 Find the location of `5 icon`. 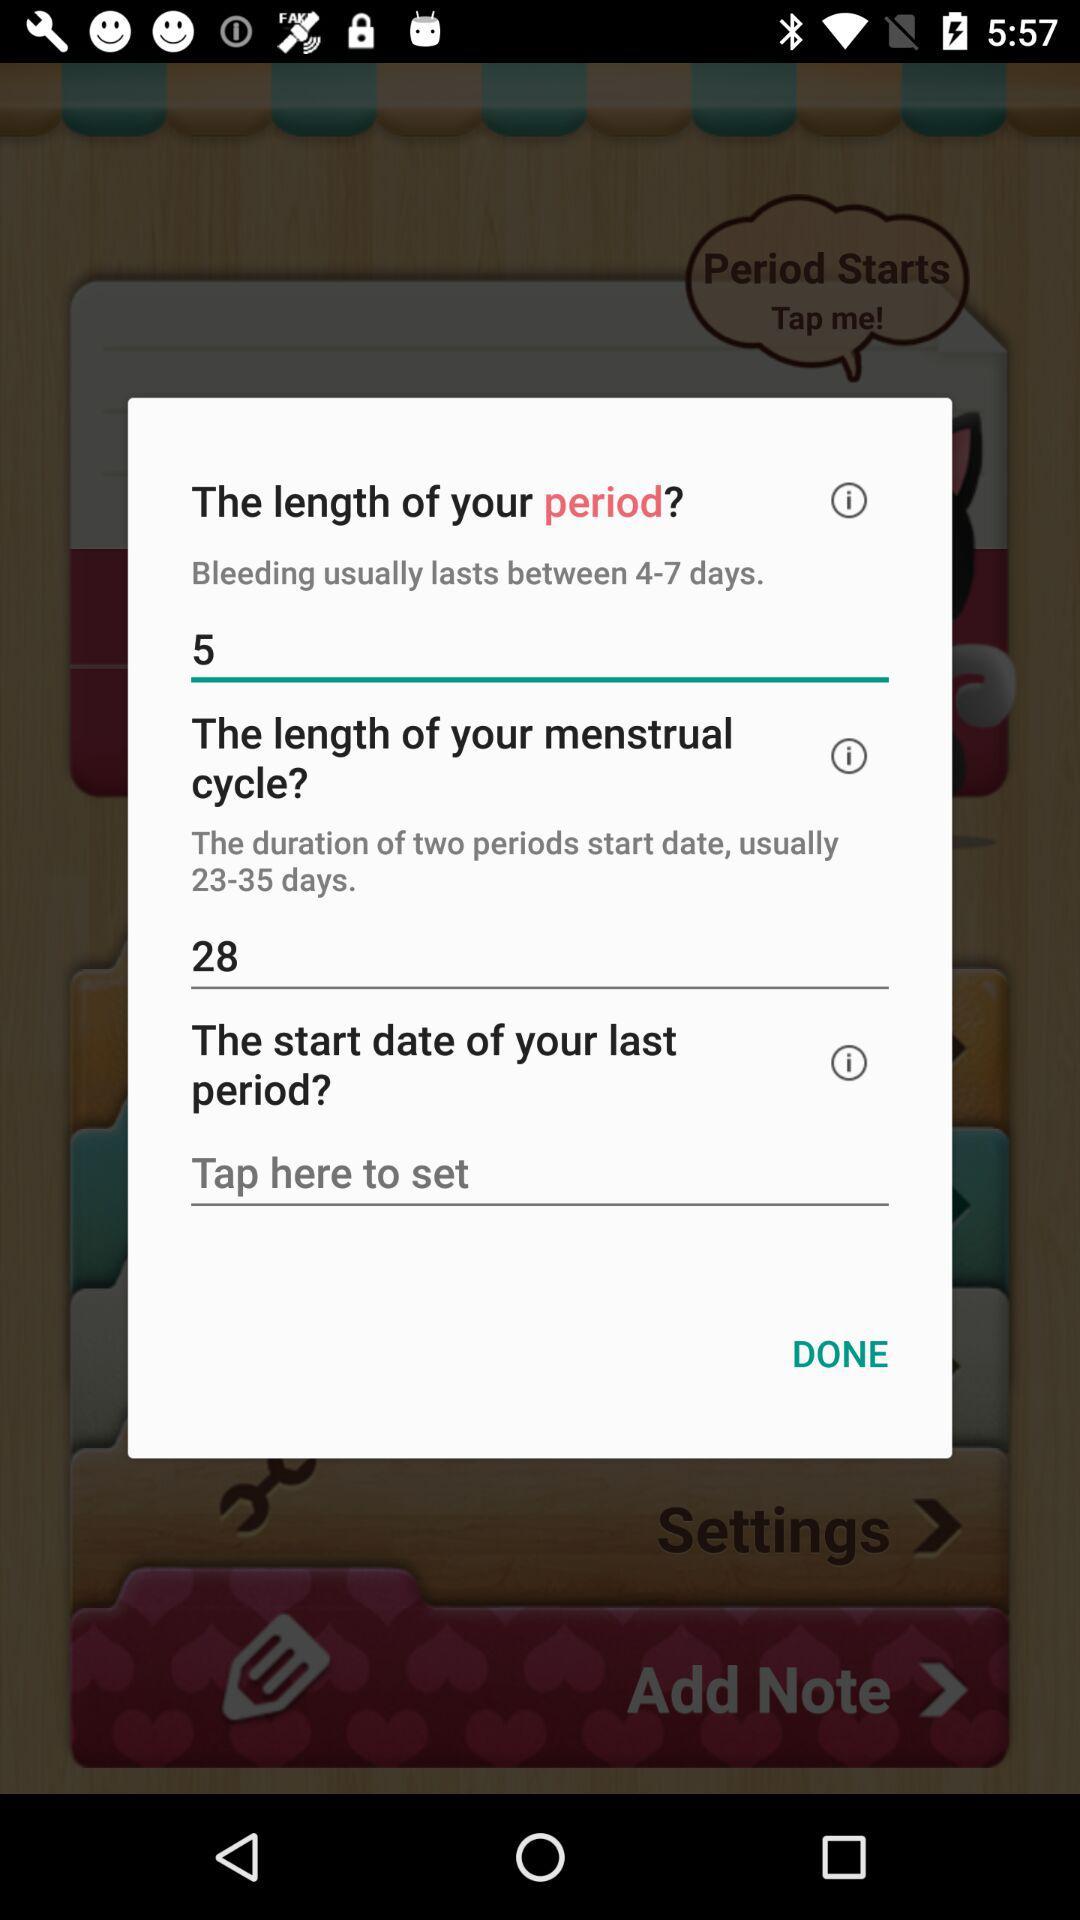

5 icon is located at coordinates (540, 651).